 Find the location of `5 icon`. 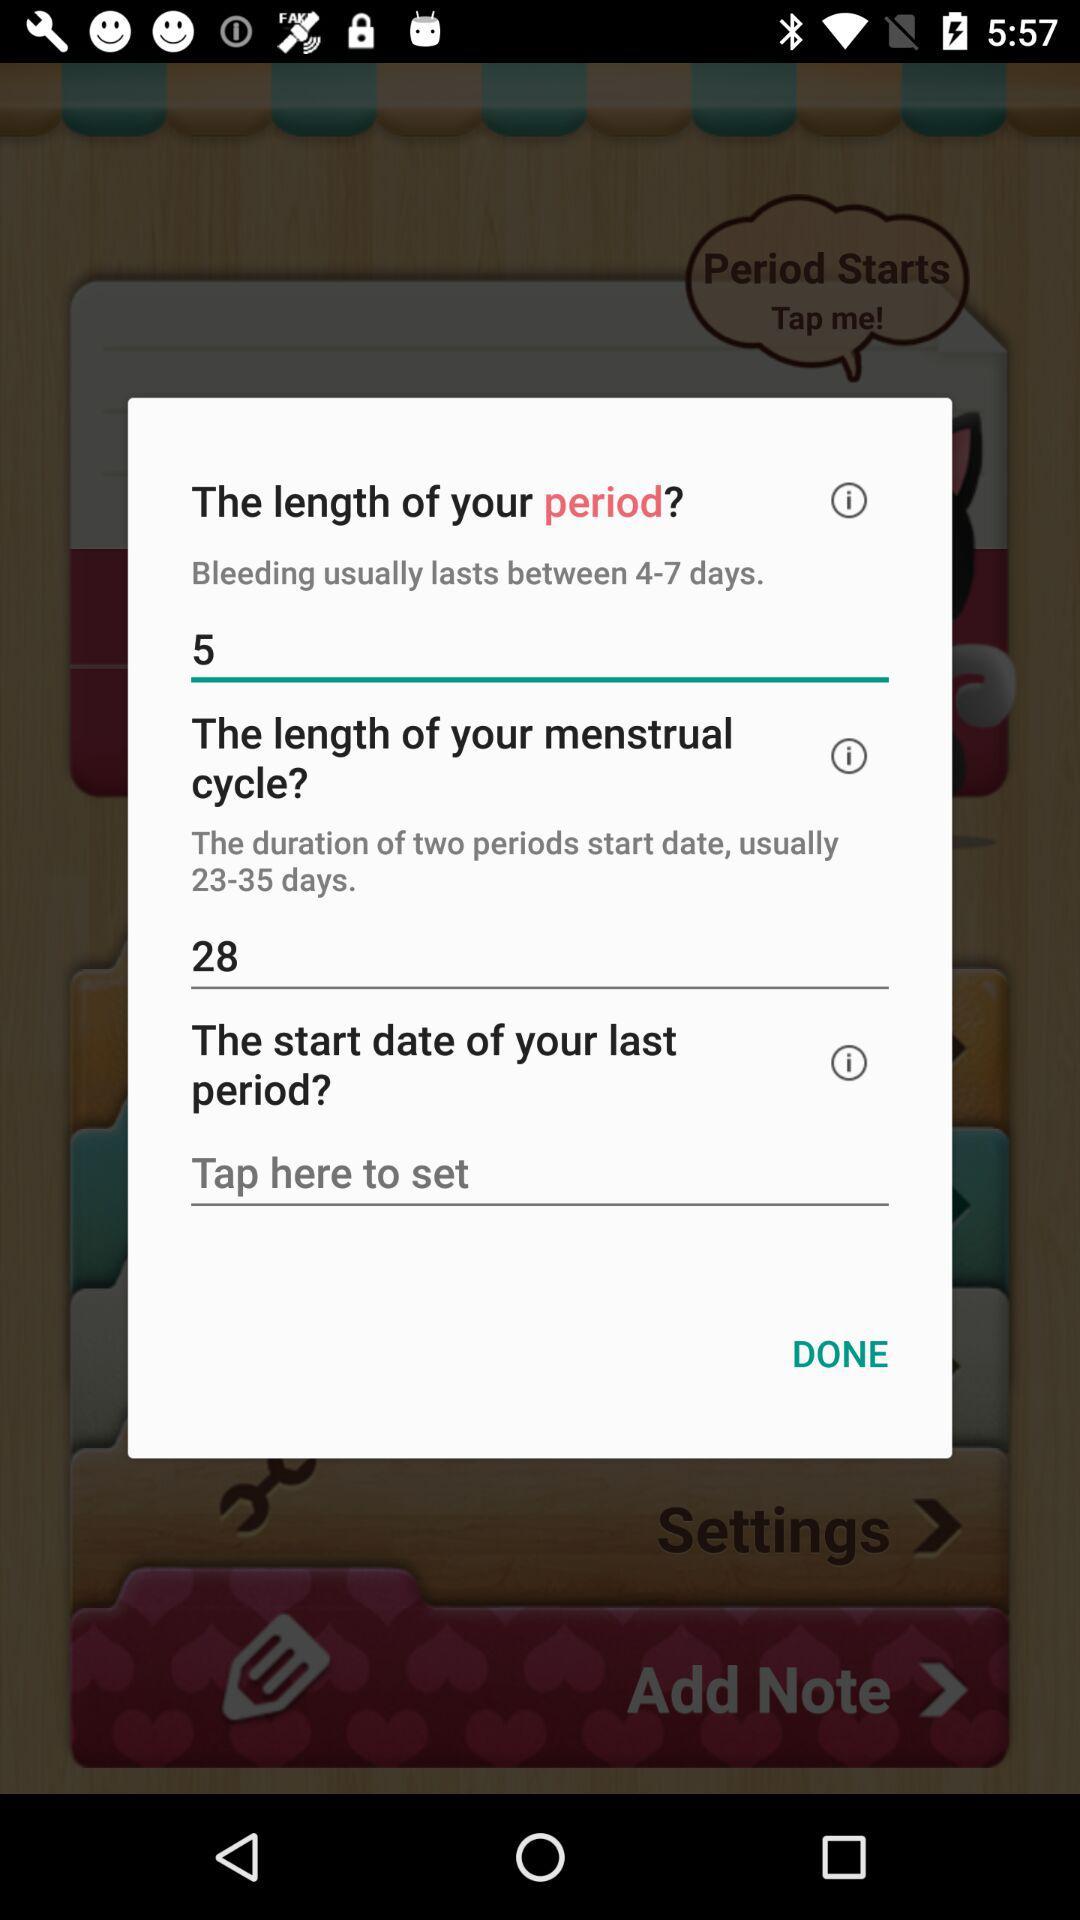

5 icon is located at coordinates (540, 651).